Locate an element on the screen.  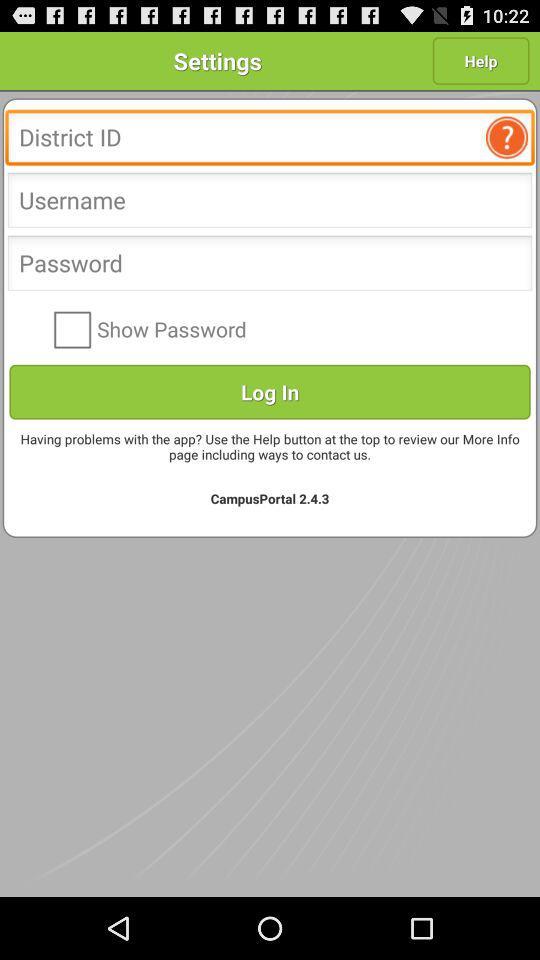
the help icon is located at coordinates (510, 148).